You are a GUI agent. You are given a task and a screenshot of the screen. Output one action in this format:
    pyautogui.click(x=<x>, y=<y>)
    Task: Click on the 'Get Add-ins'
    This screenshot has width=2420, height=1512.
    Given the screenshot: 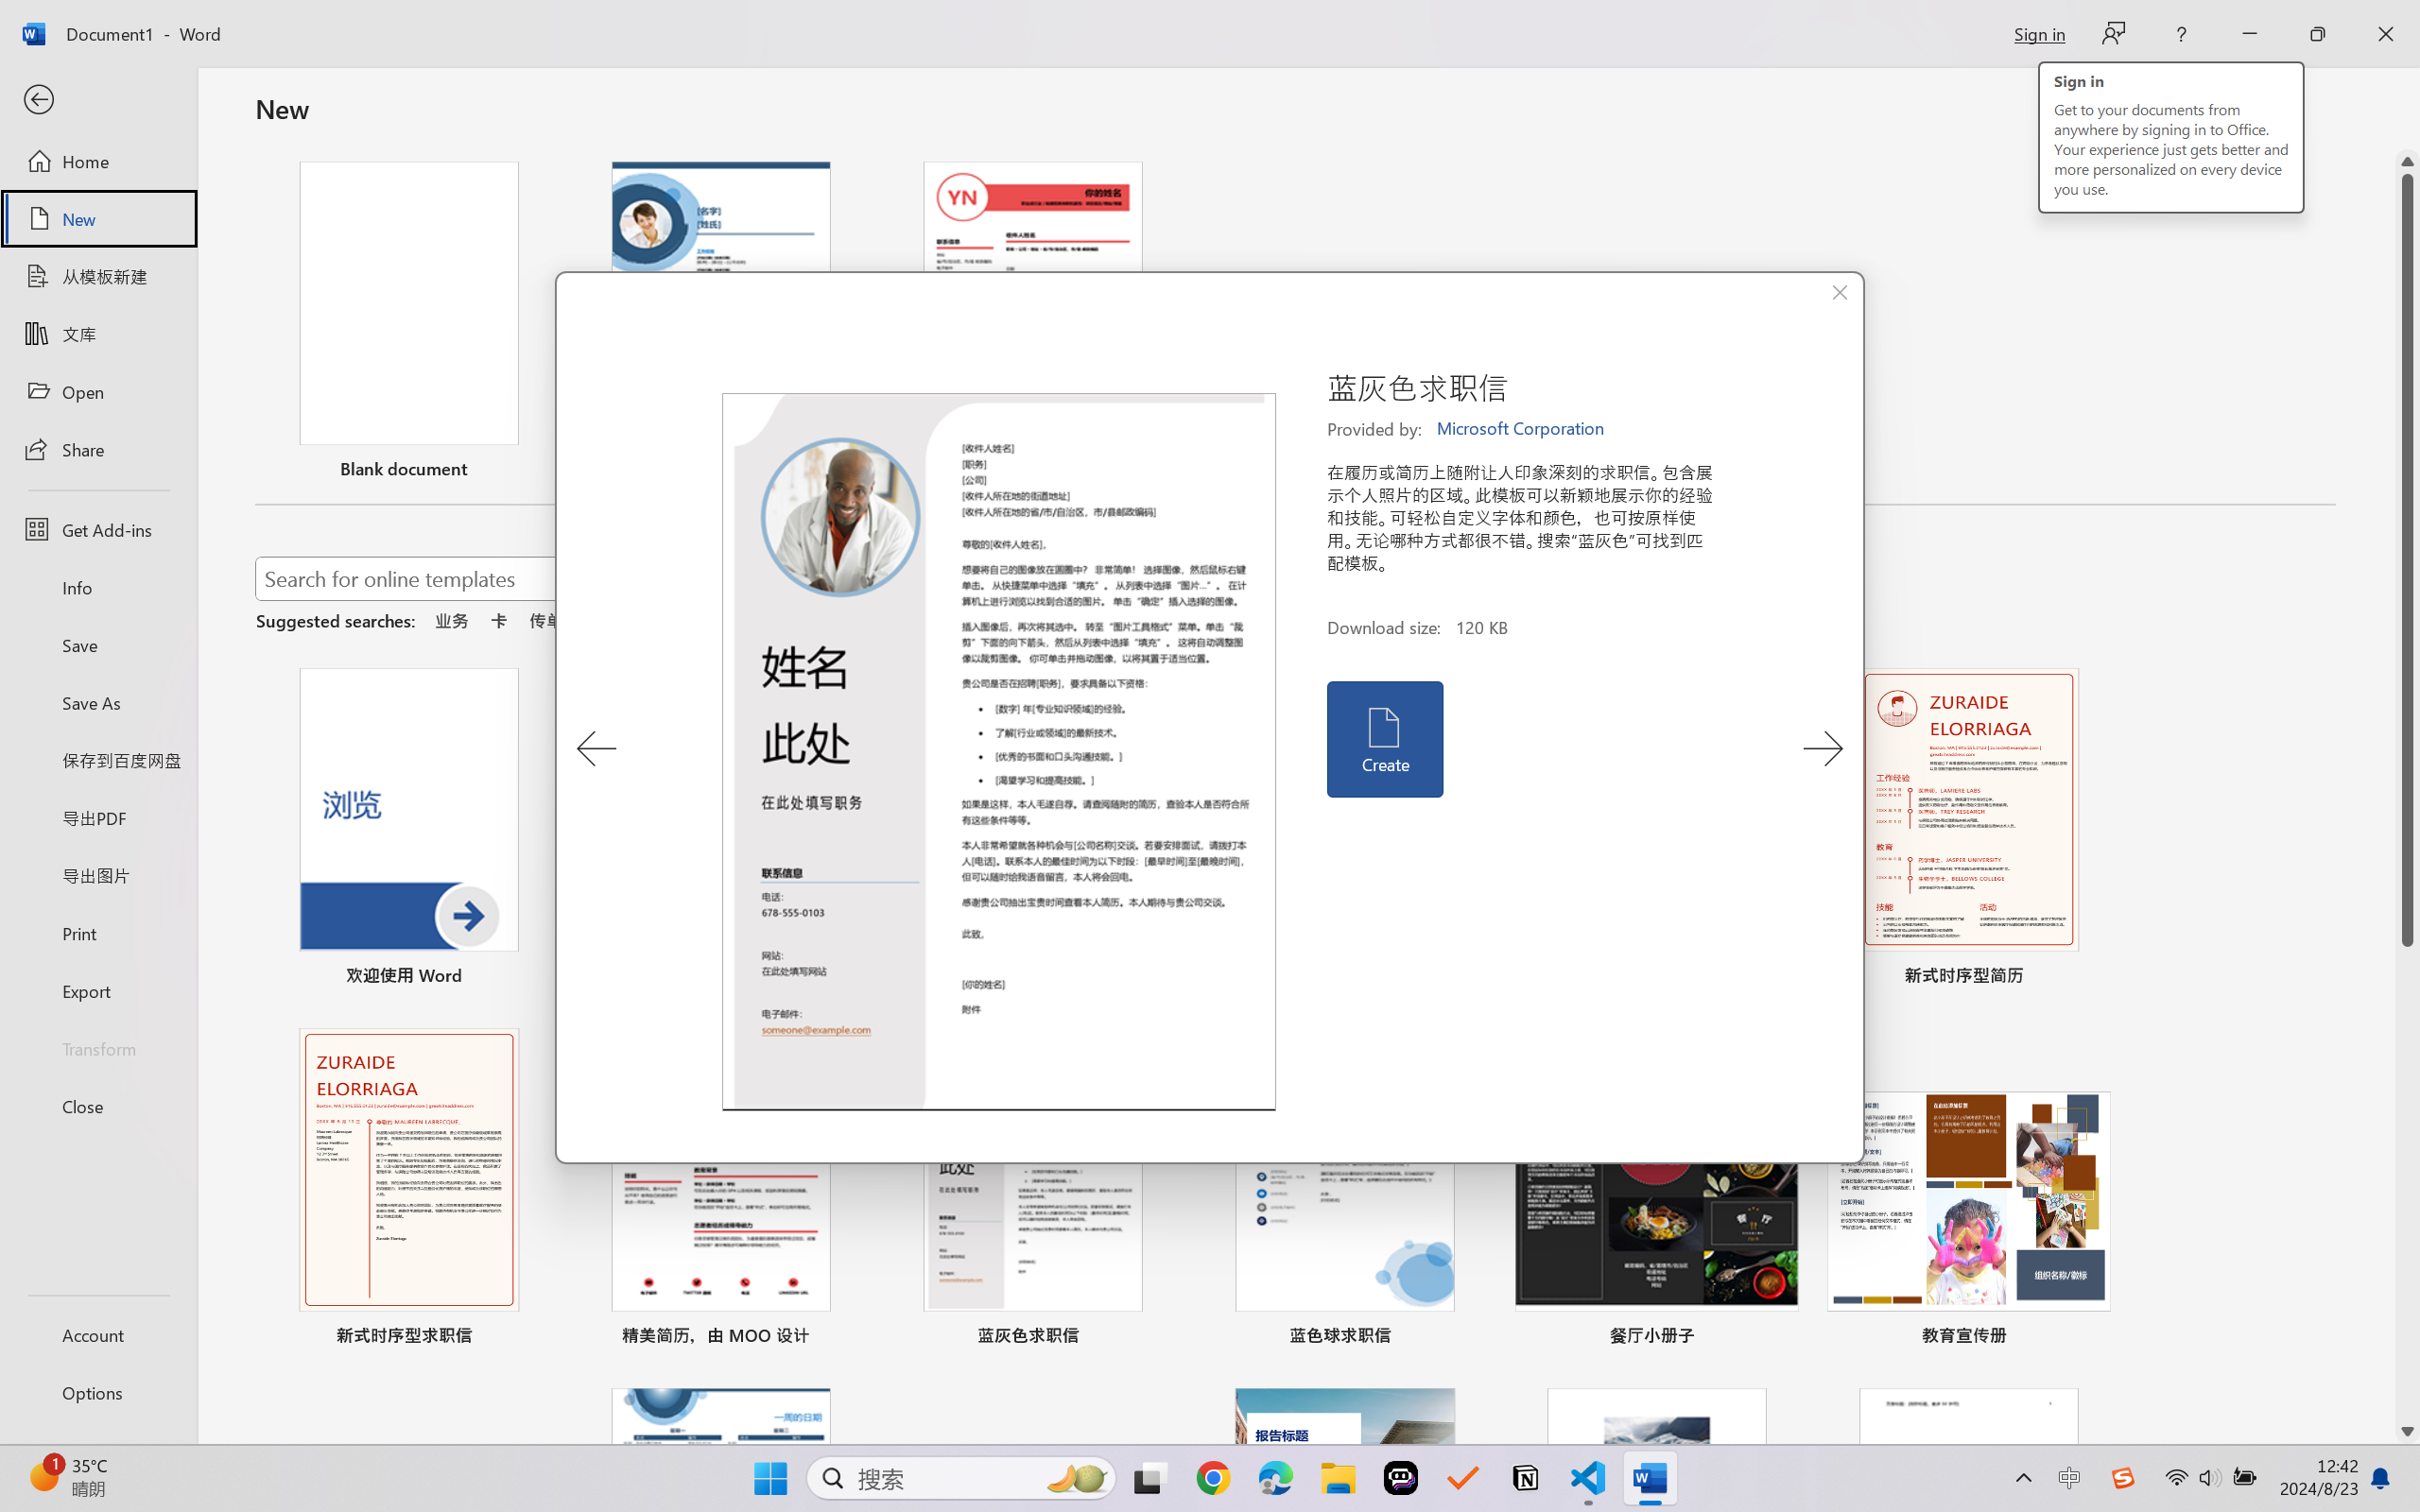 What is the action you would take?
    pyautogui.click(x=97, y=528)
    